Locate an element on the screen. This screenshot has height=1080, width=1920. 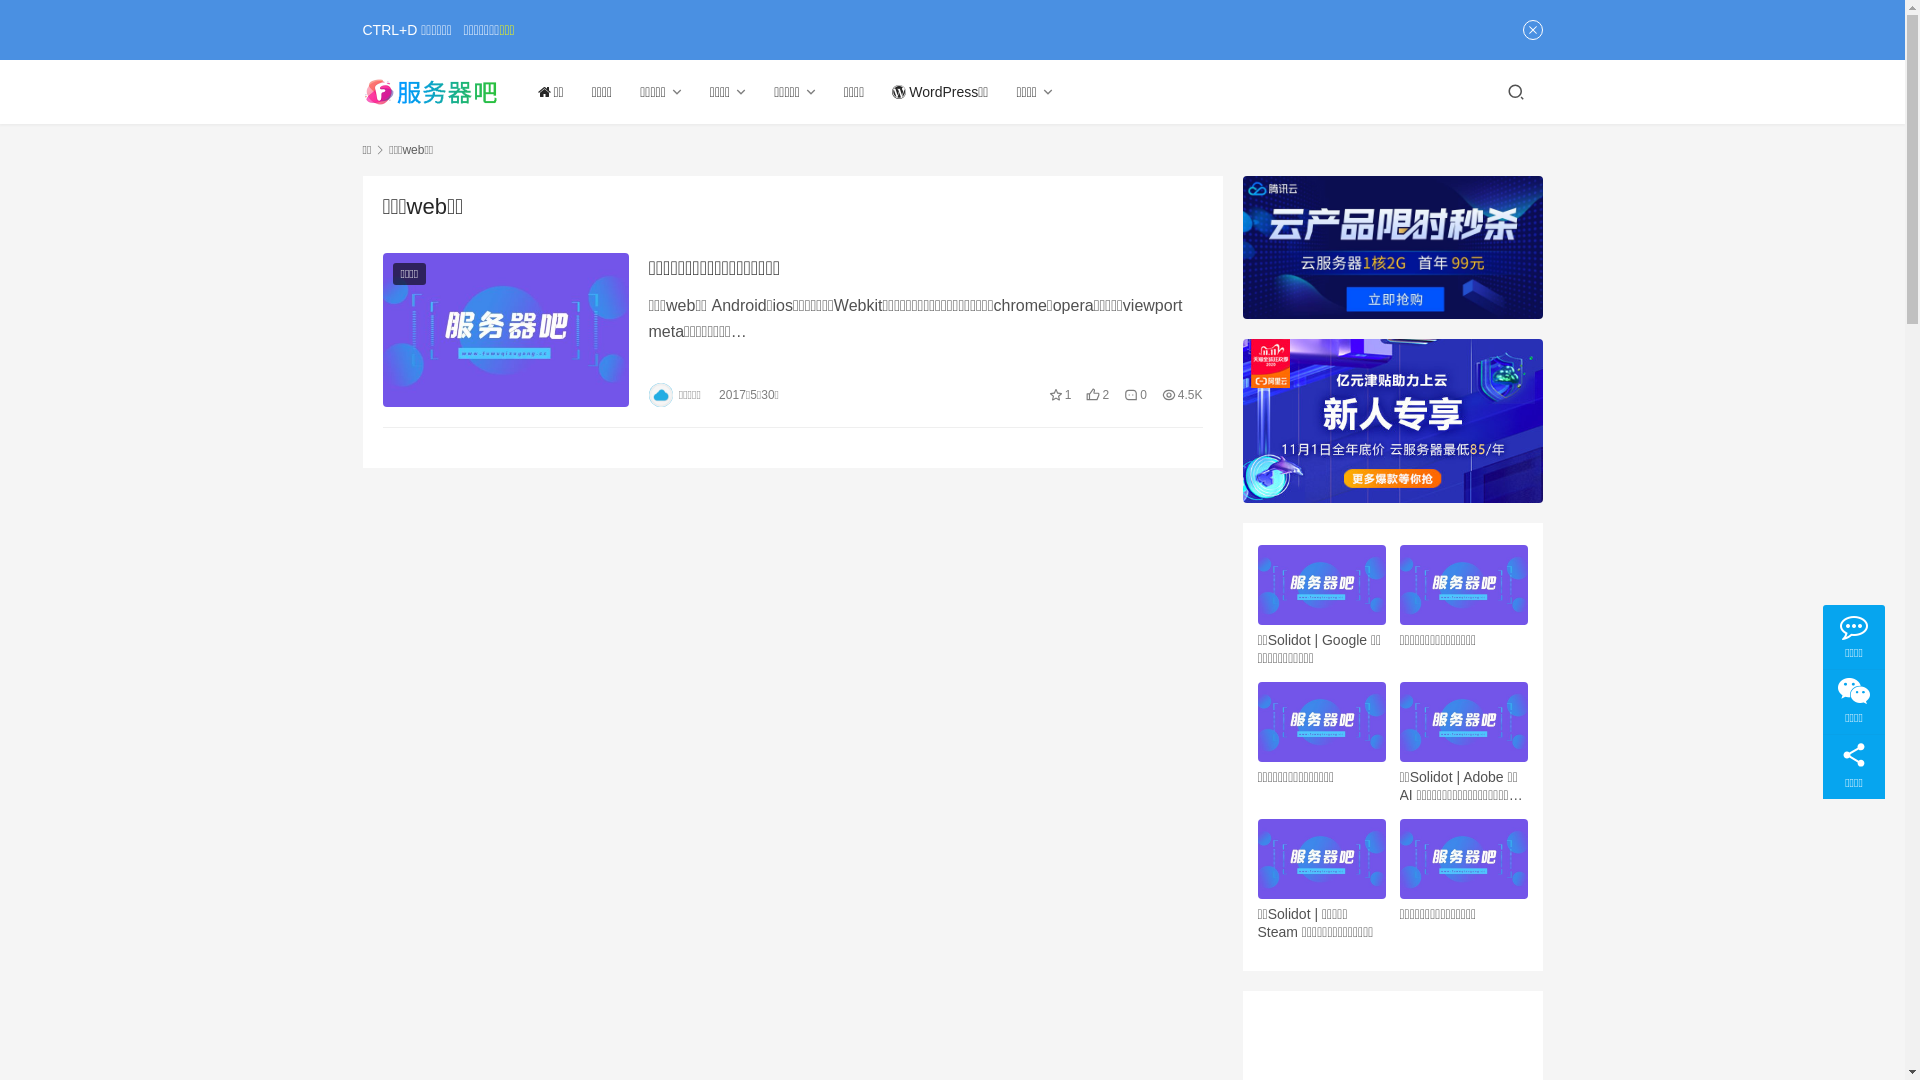
'0' is located at coordinates (1135, 394).